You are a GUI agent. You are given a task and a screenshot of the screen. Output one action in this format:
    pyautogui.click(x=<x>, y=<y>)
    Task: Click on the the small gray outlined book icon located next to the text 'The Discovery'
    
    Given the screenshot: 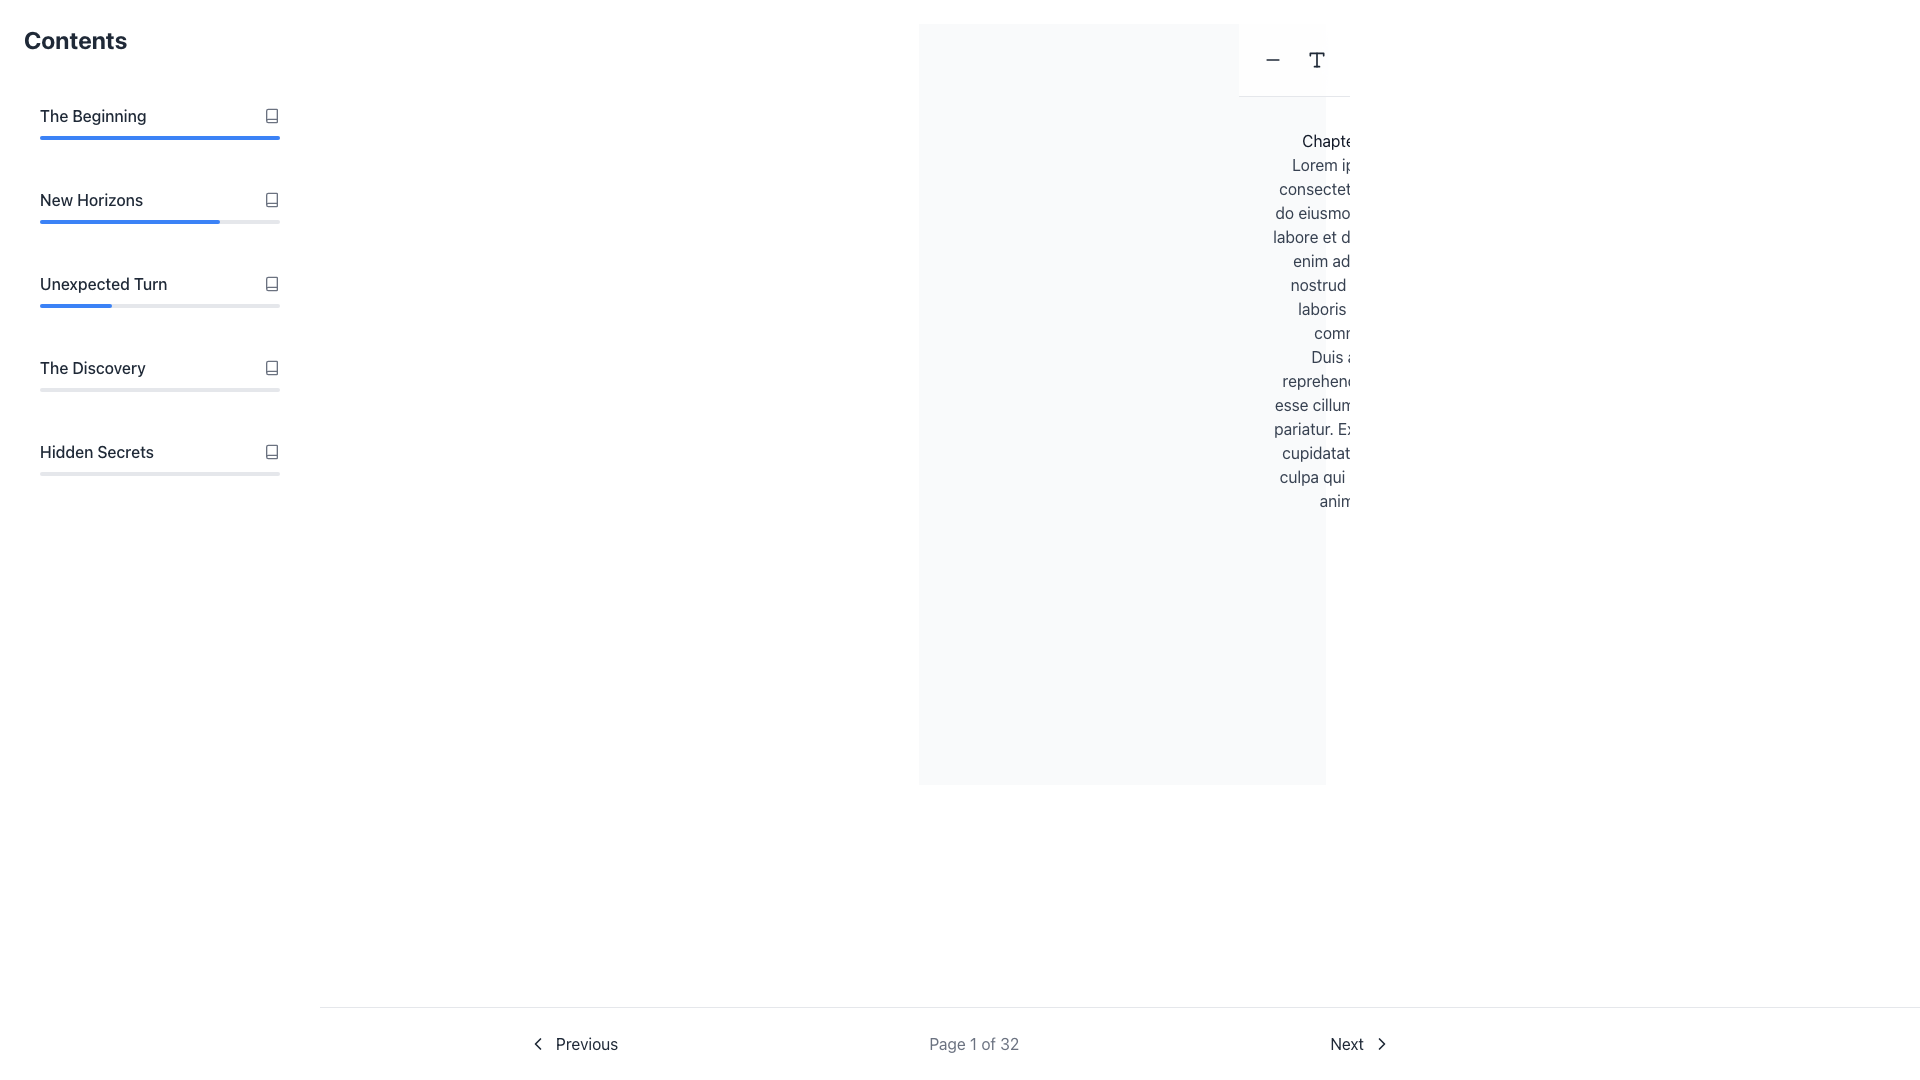 What is the action you would take?
    pyautogui.click(x=271, y=367)
    